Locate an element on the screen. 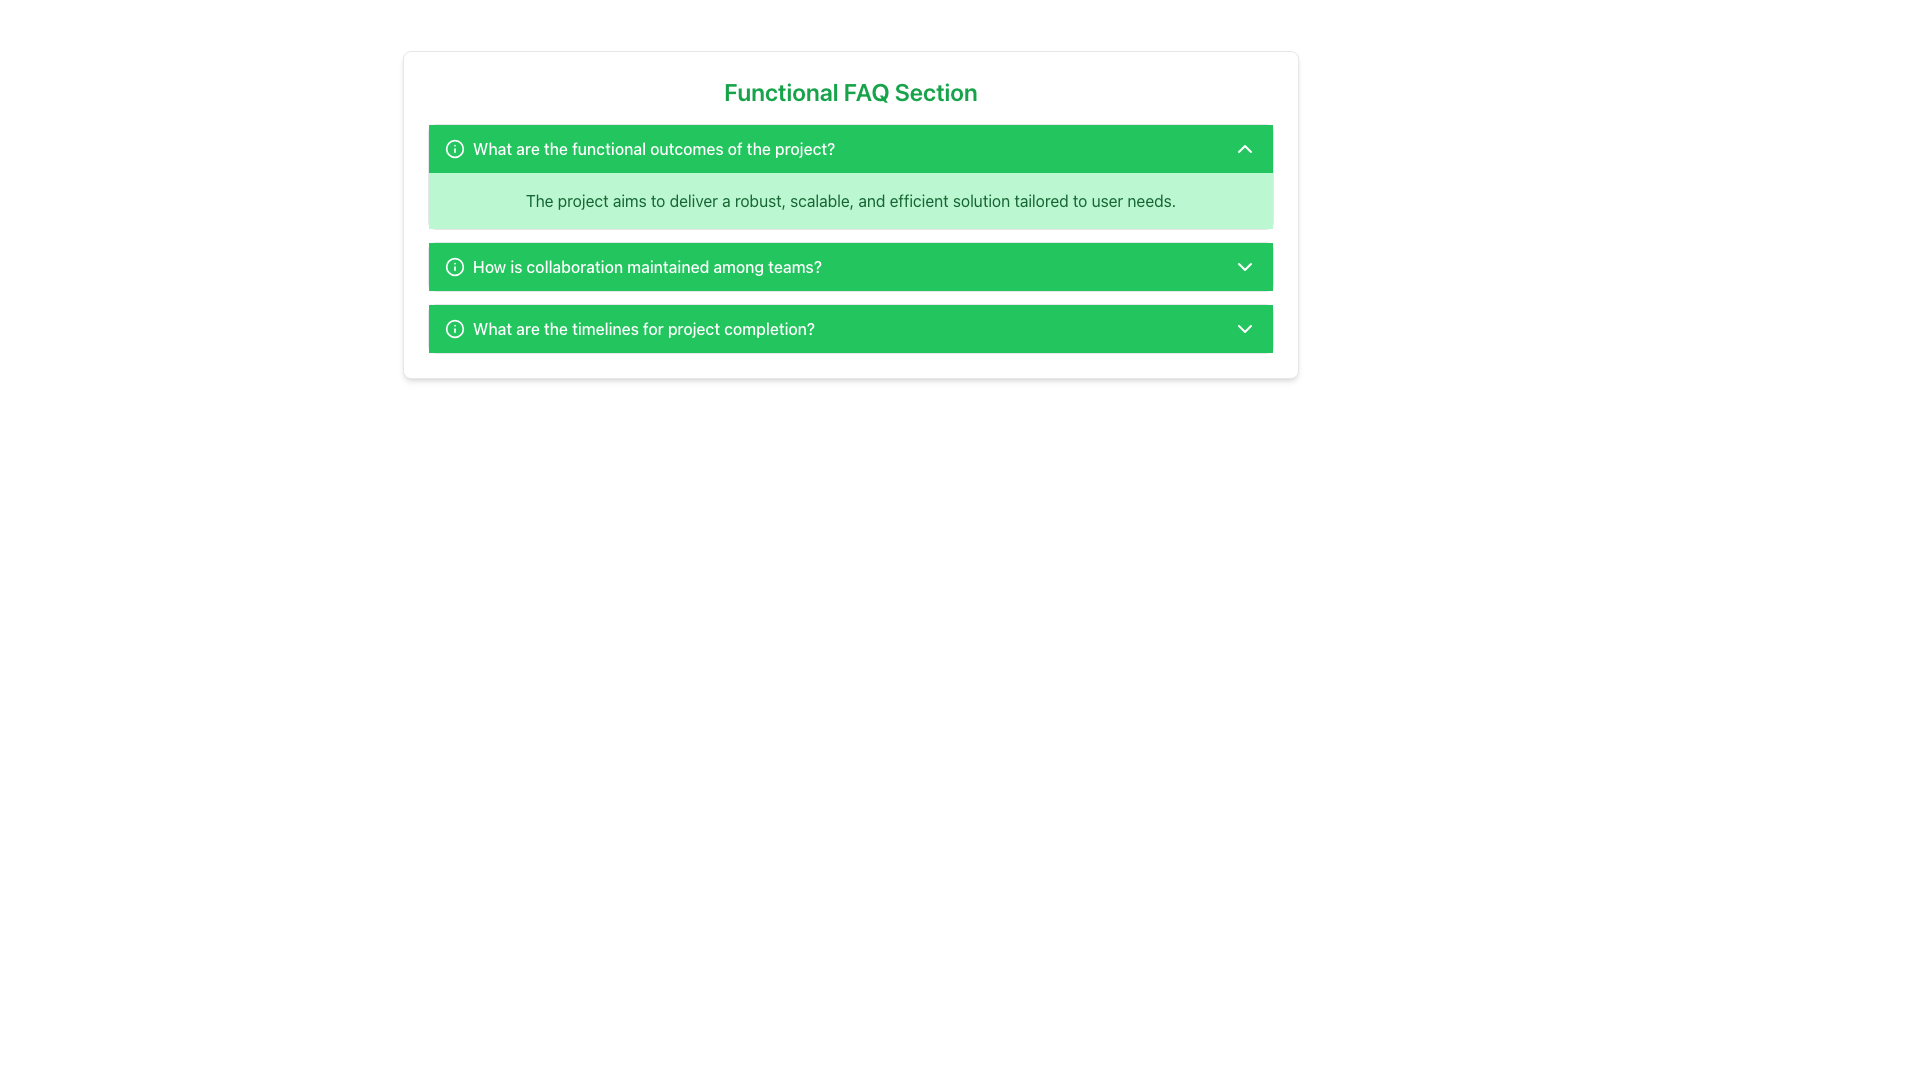 The width and height of the screenshot is (1920, 1080). the first FAQ item in the Functional FAQ Section to emphasize it, utilizing hover effects if applicable is located at coordinates (850, 176).